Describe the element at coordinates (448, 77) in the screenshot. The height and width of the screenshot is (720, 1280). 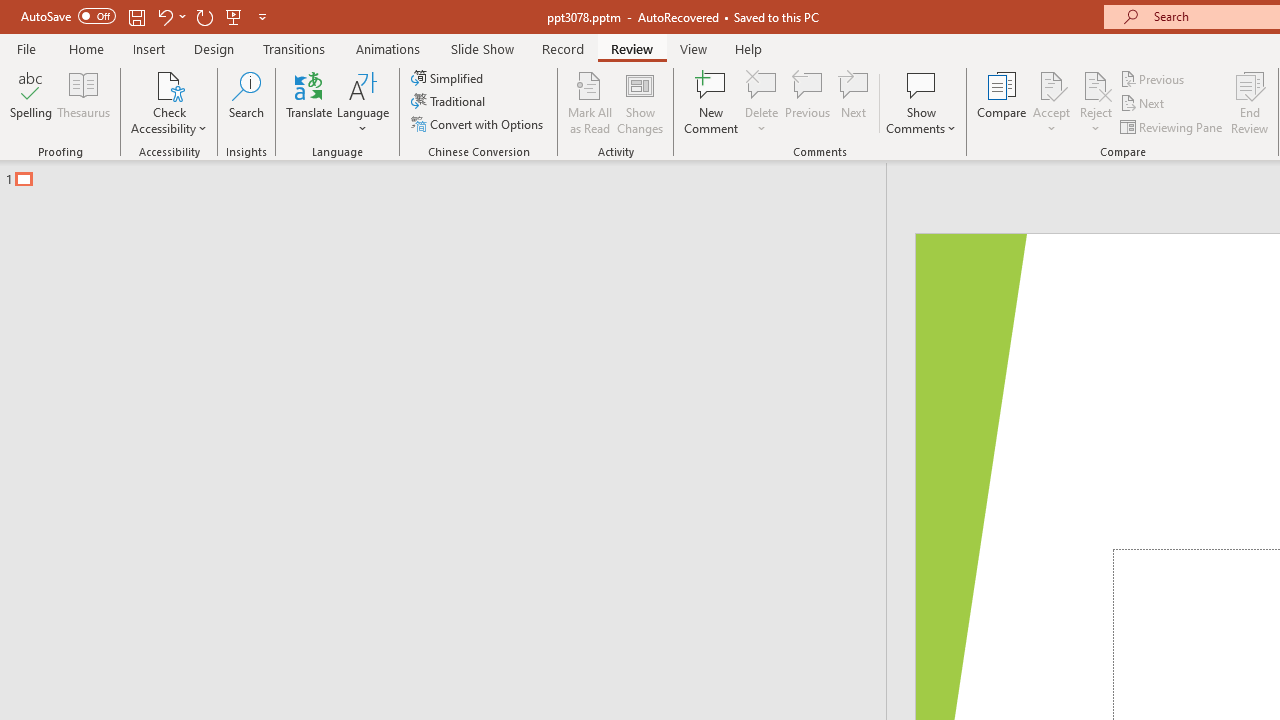
I see `'Simplified'` at that location.